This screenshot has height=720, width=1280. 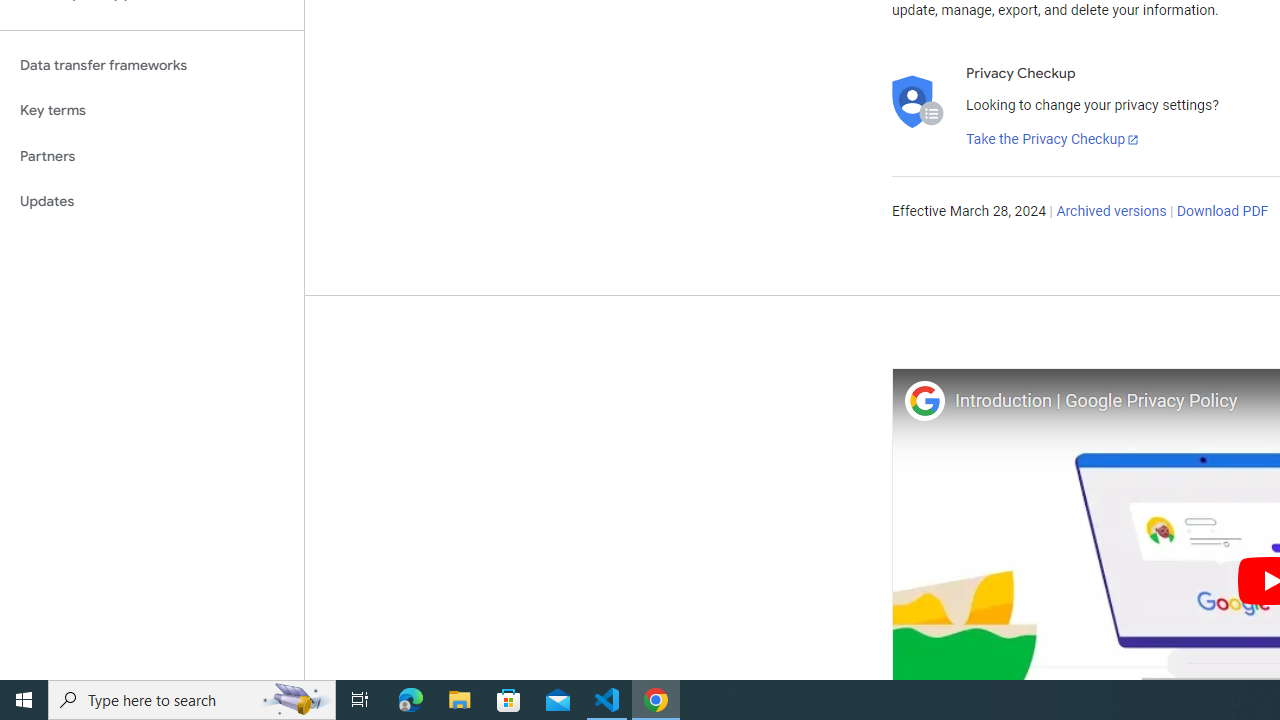 I want to click on 'Download PDF', so click(x=1221, y=212).